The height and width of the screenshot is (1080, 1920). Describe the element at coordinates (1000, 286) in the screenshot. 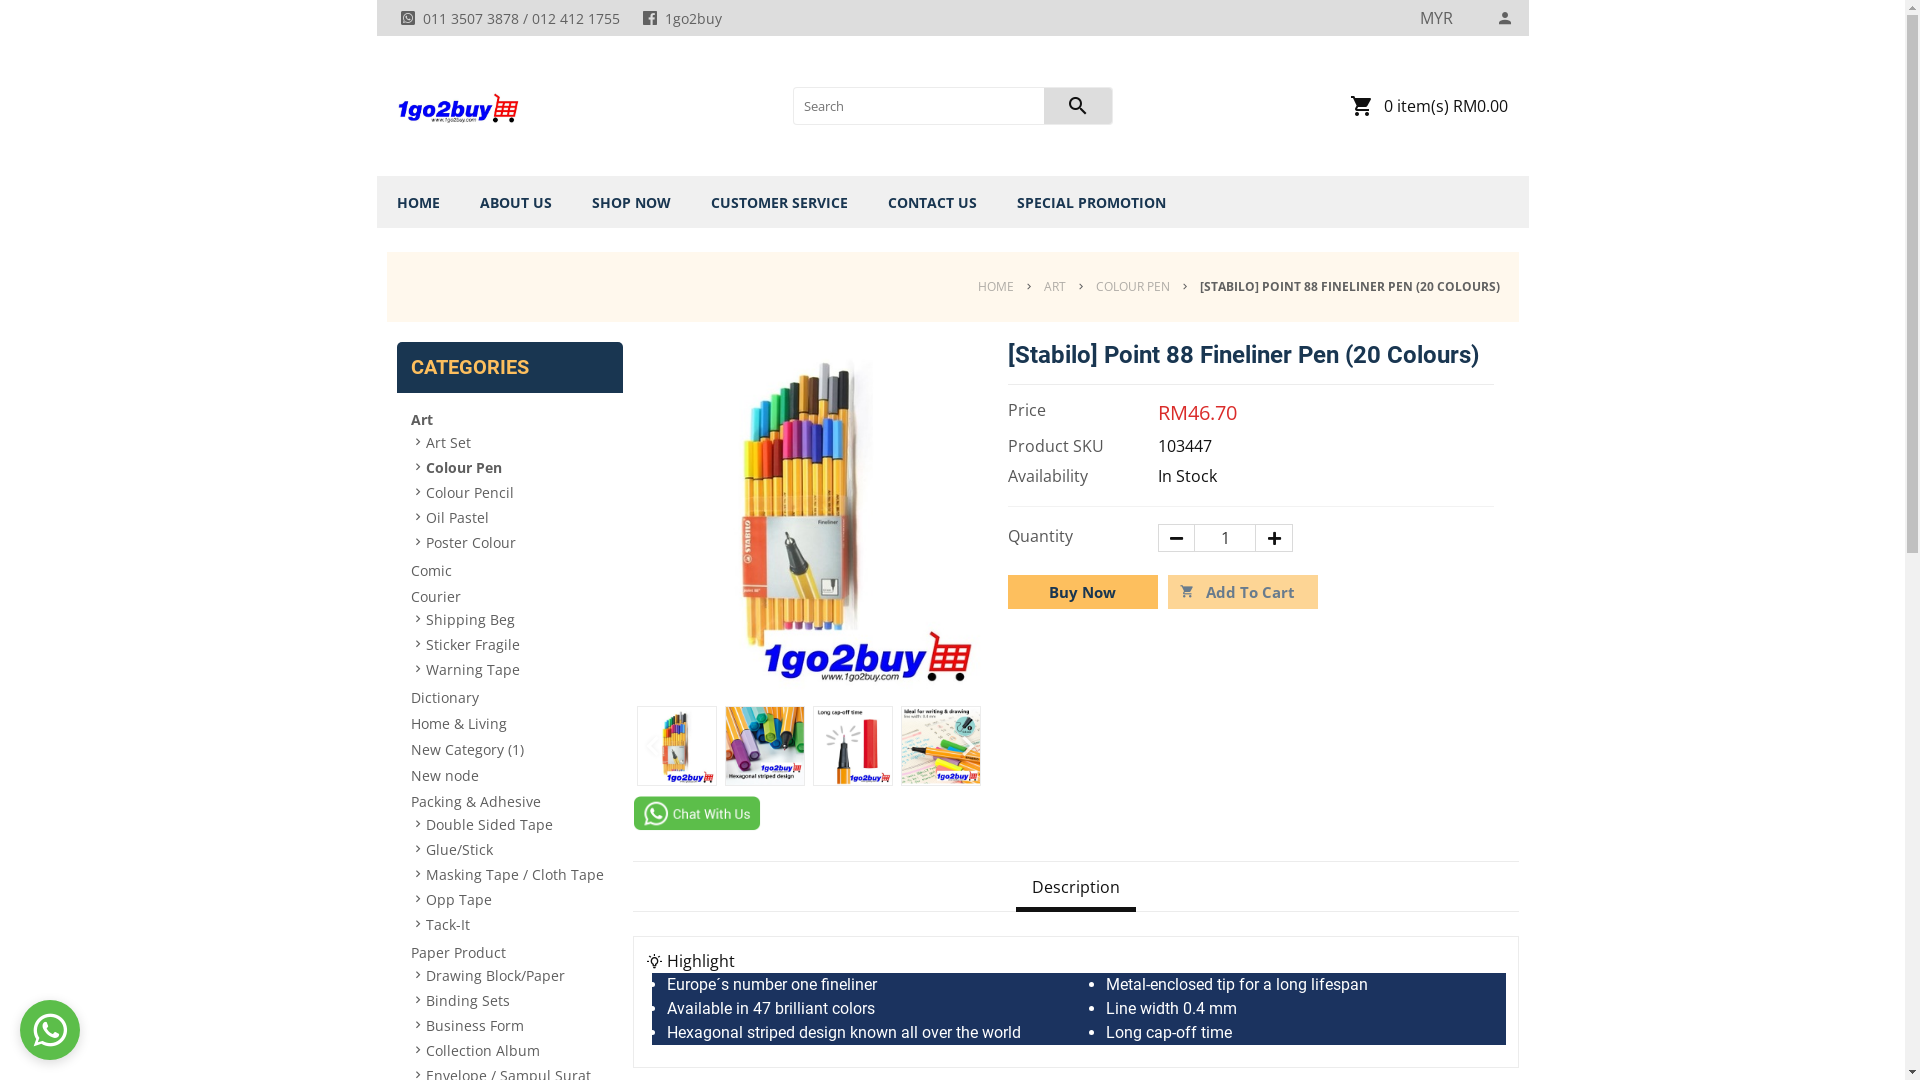

I see `'HOME'` at that location.